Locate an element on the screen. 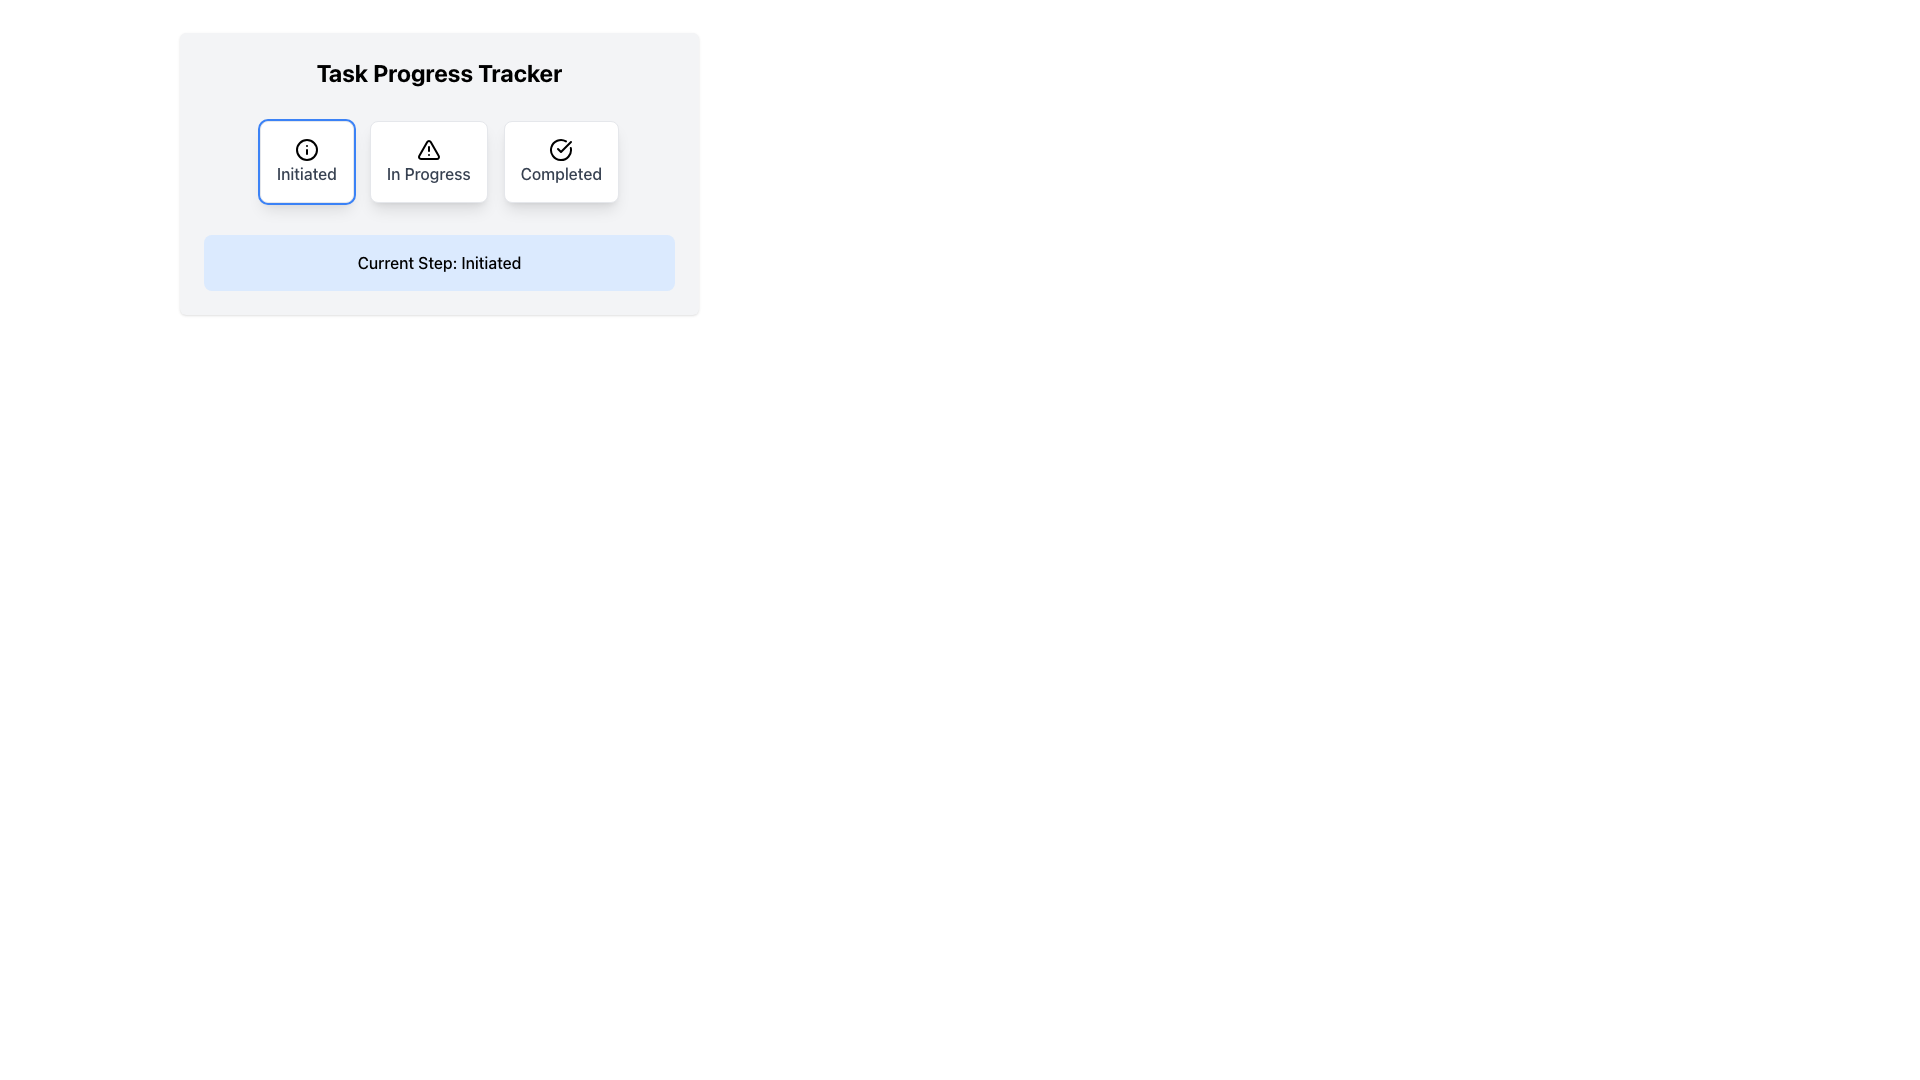  bold, centered heading text labeled 'Task Progress Tracker' located at the top of the card layout is located at coordinates (438, 72).